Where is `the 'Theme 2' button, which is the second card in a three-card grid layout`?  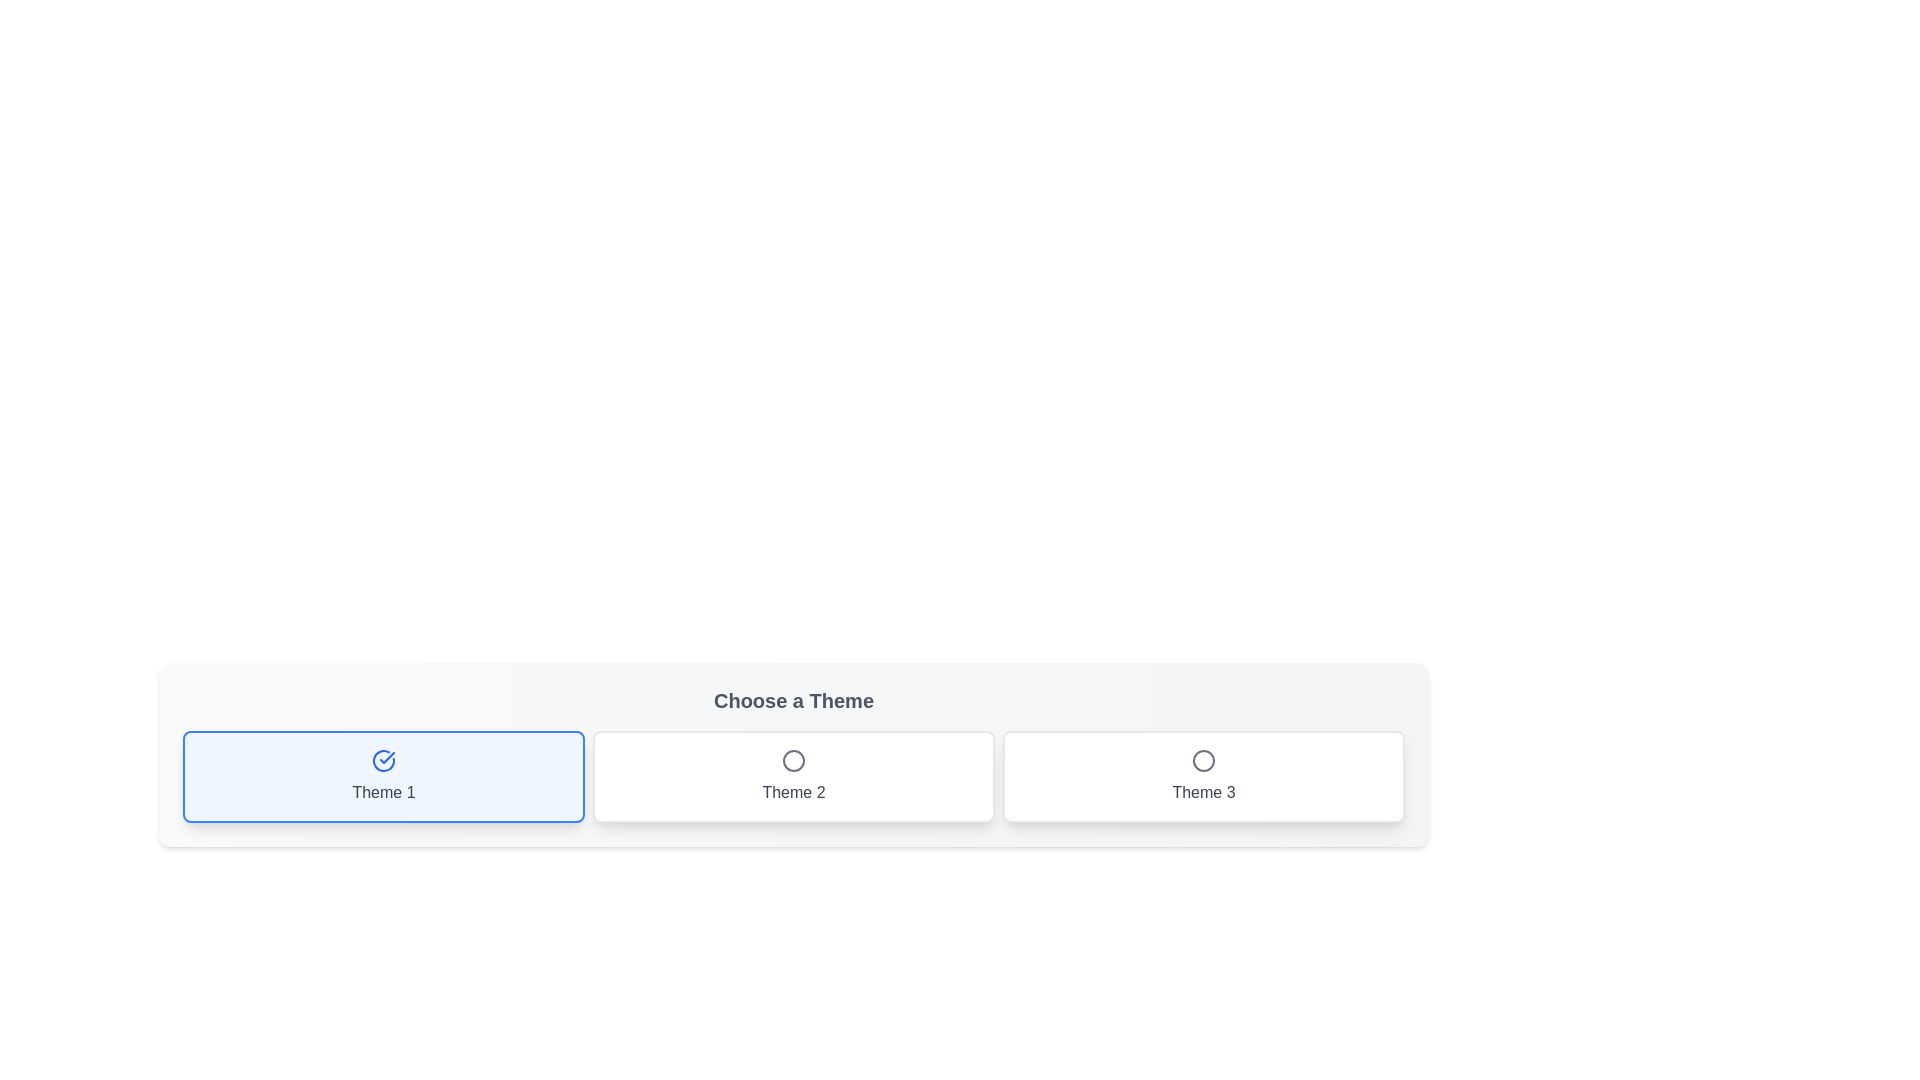
the 'Theme 2' button, which is the second card in a three-card grid layout is located at coordinates (792, 775).